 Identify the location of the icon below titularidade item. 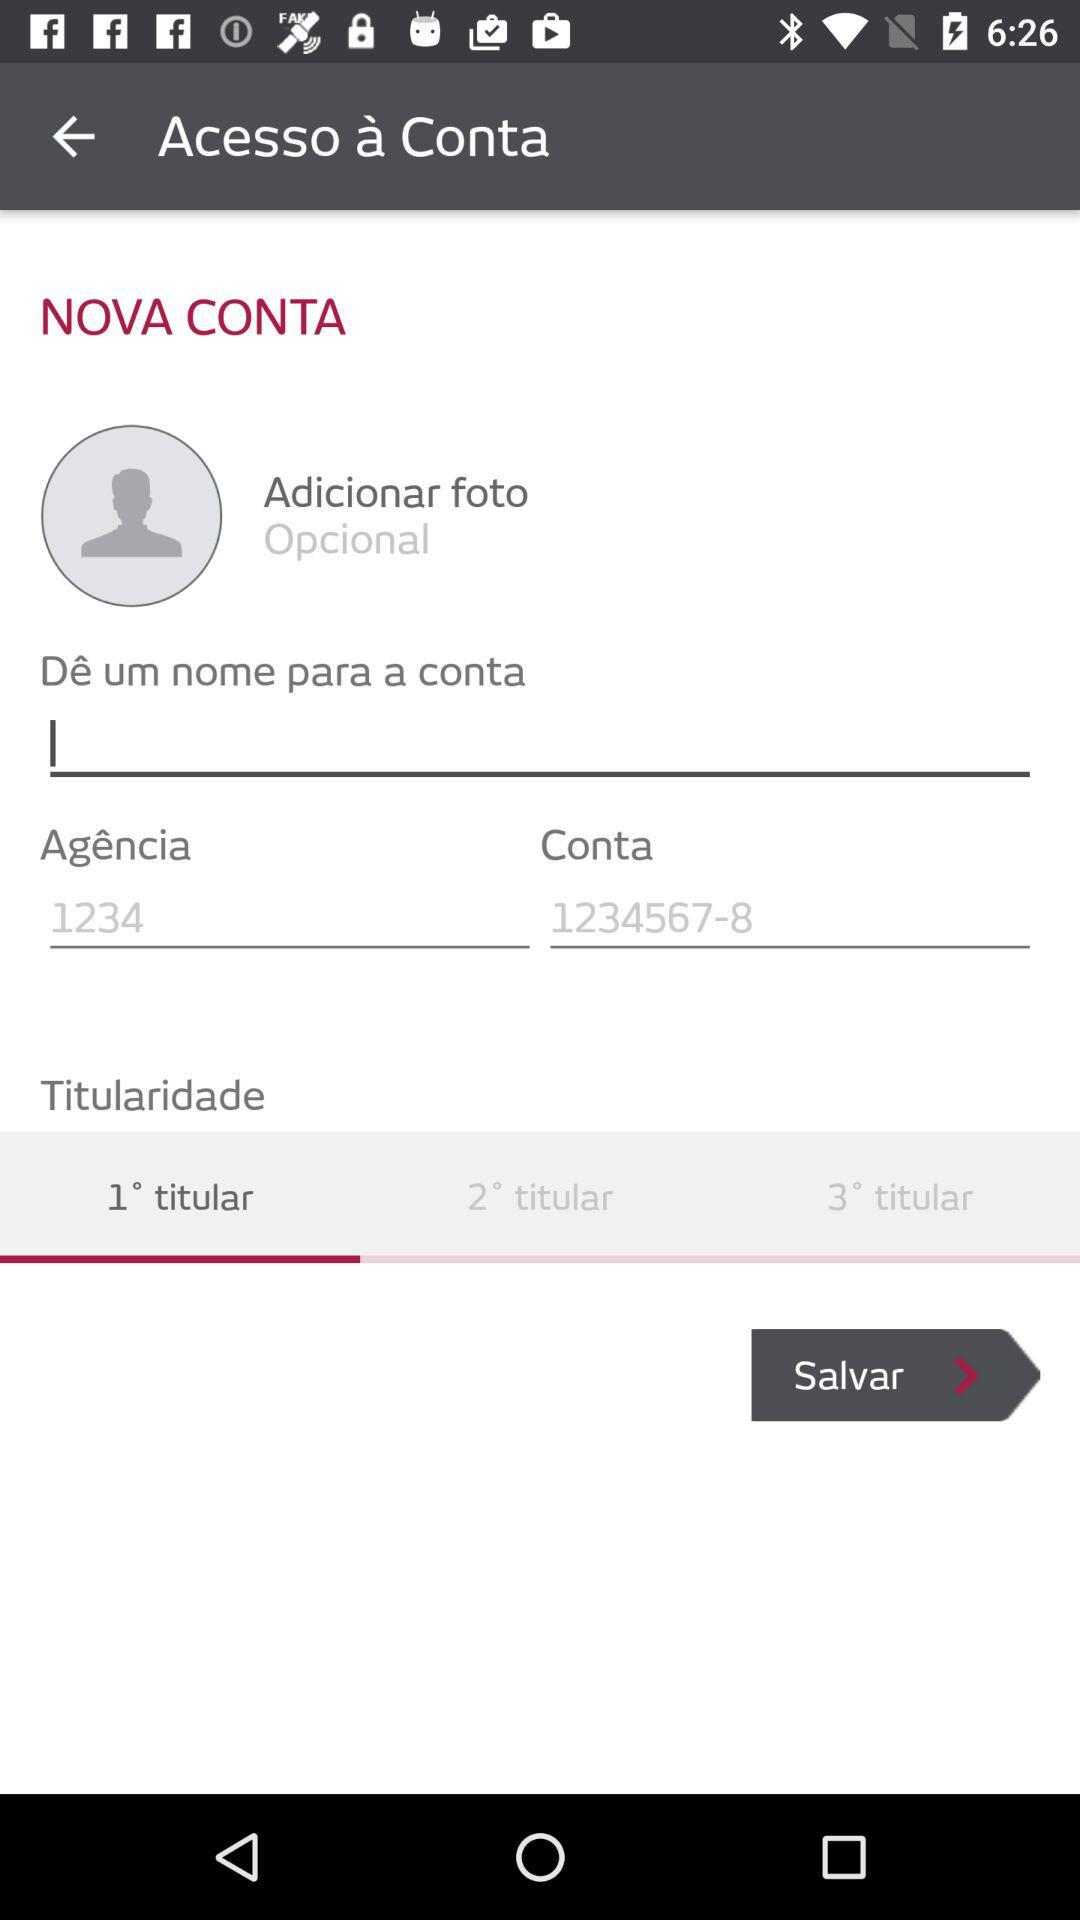
(898, 1197).